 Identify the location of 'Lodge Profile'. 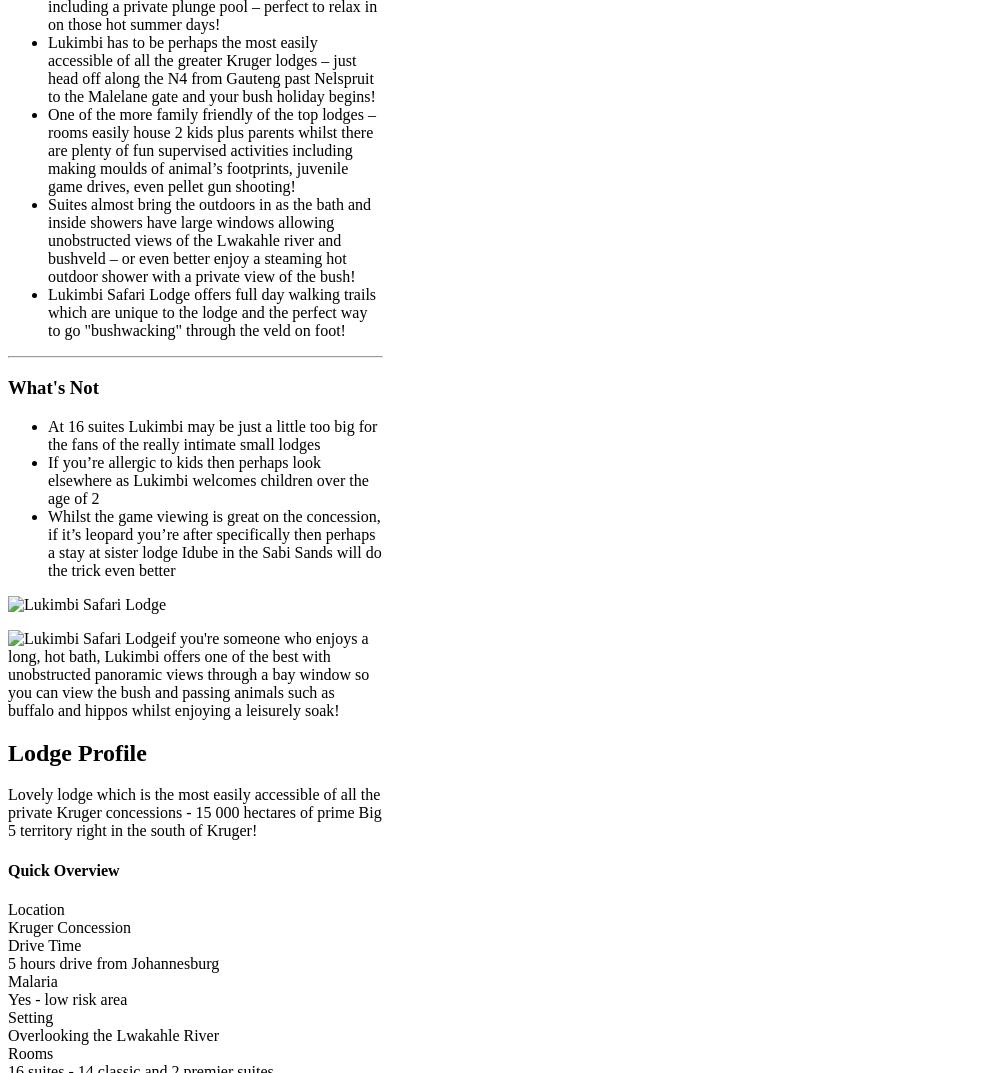
(76, 750).